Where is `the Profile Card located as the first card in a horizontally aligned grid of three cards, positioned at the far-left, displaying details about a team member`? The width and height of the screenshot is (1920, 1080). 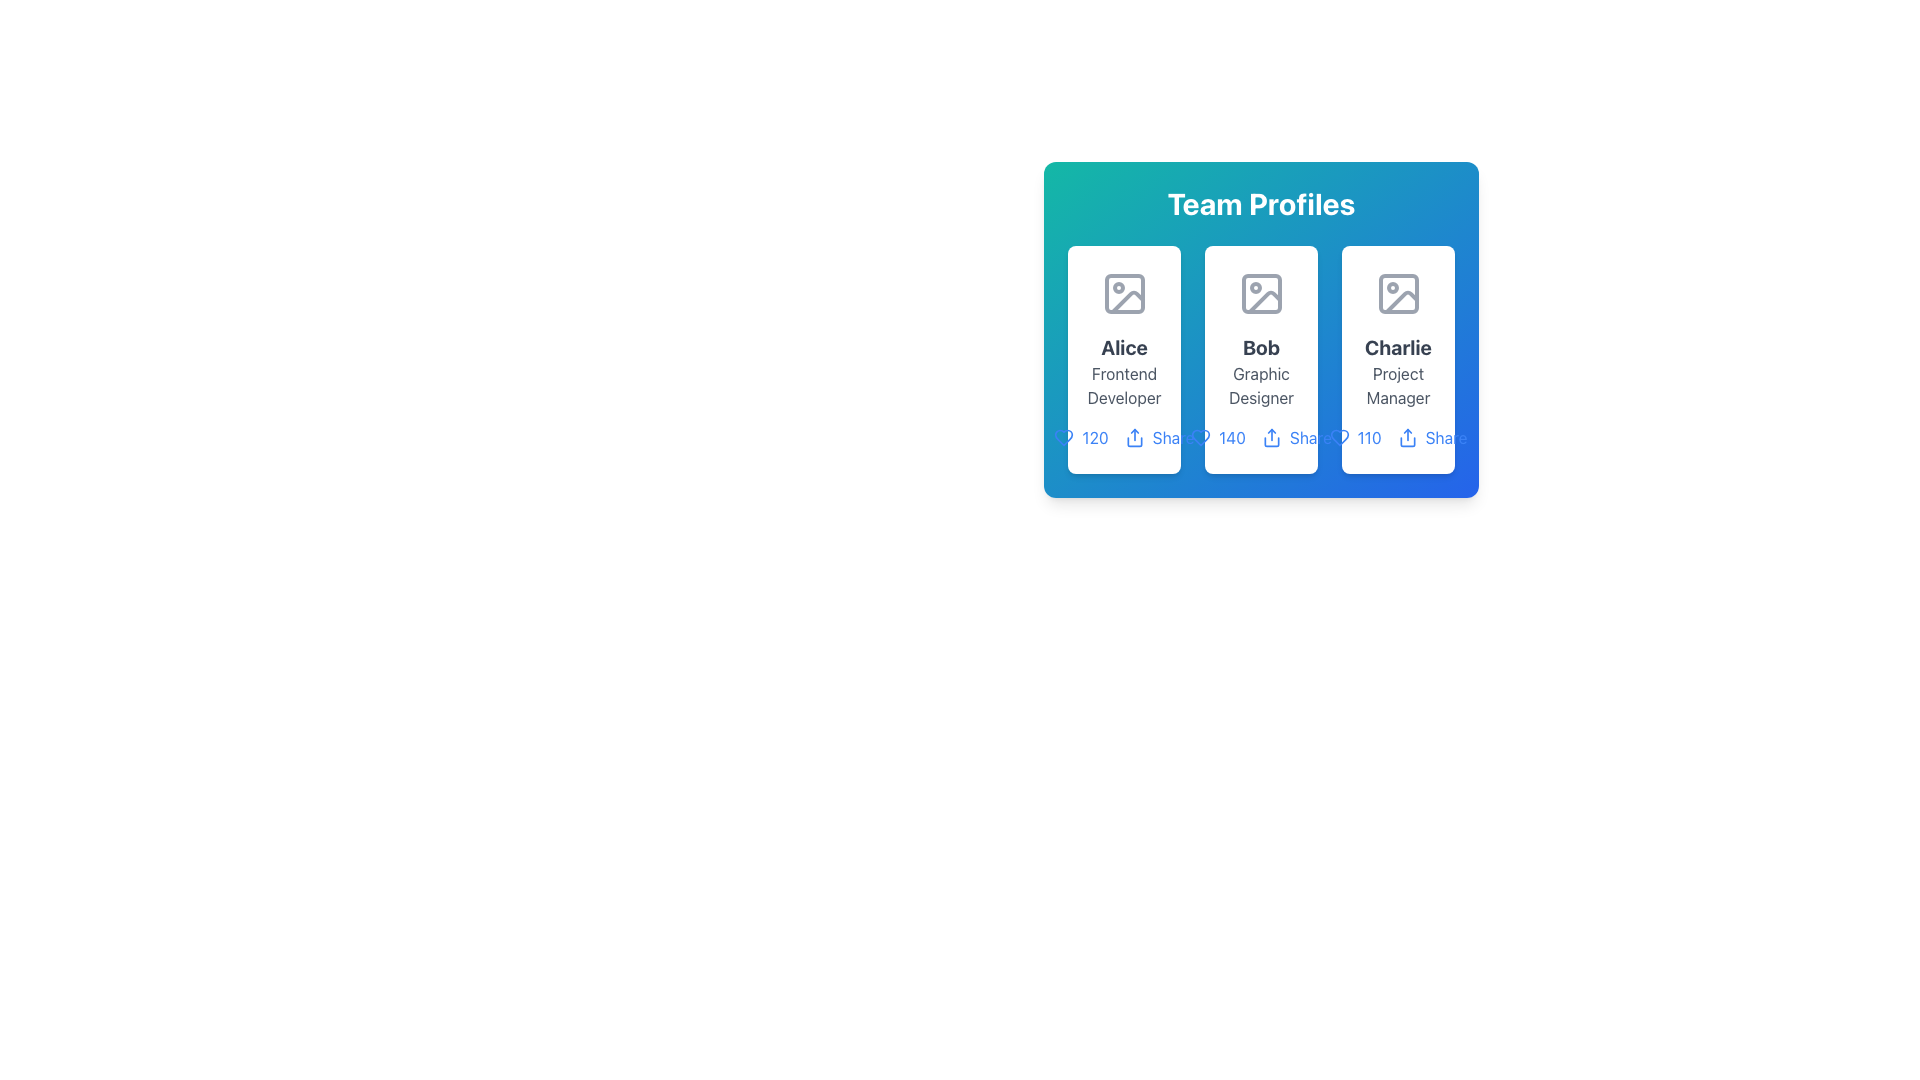 the Profile Card located as the first card in a horizontally aligned grid of three cards, positioned at the far-left, displaying details about a team member is located at coordinates (1124, 358).